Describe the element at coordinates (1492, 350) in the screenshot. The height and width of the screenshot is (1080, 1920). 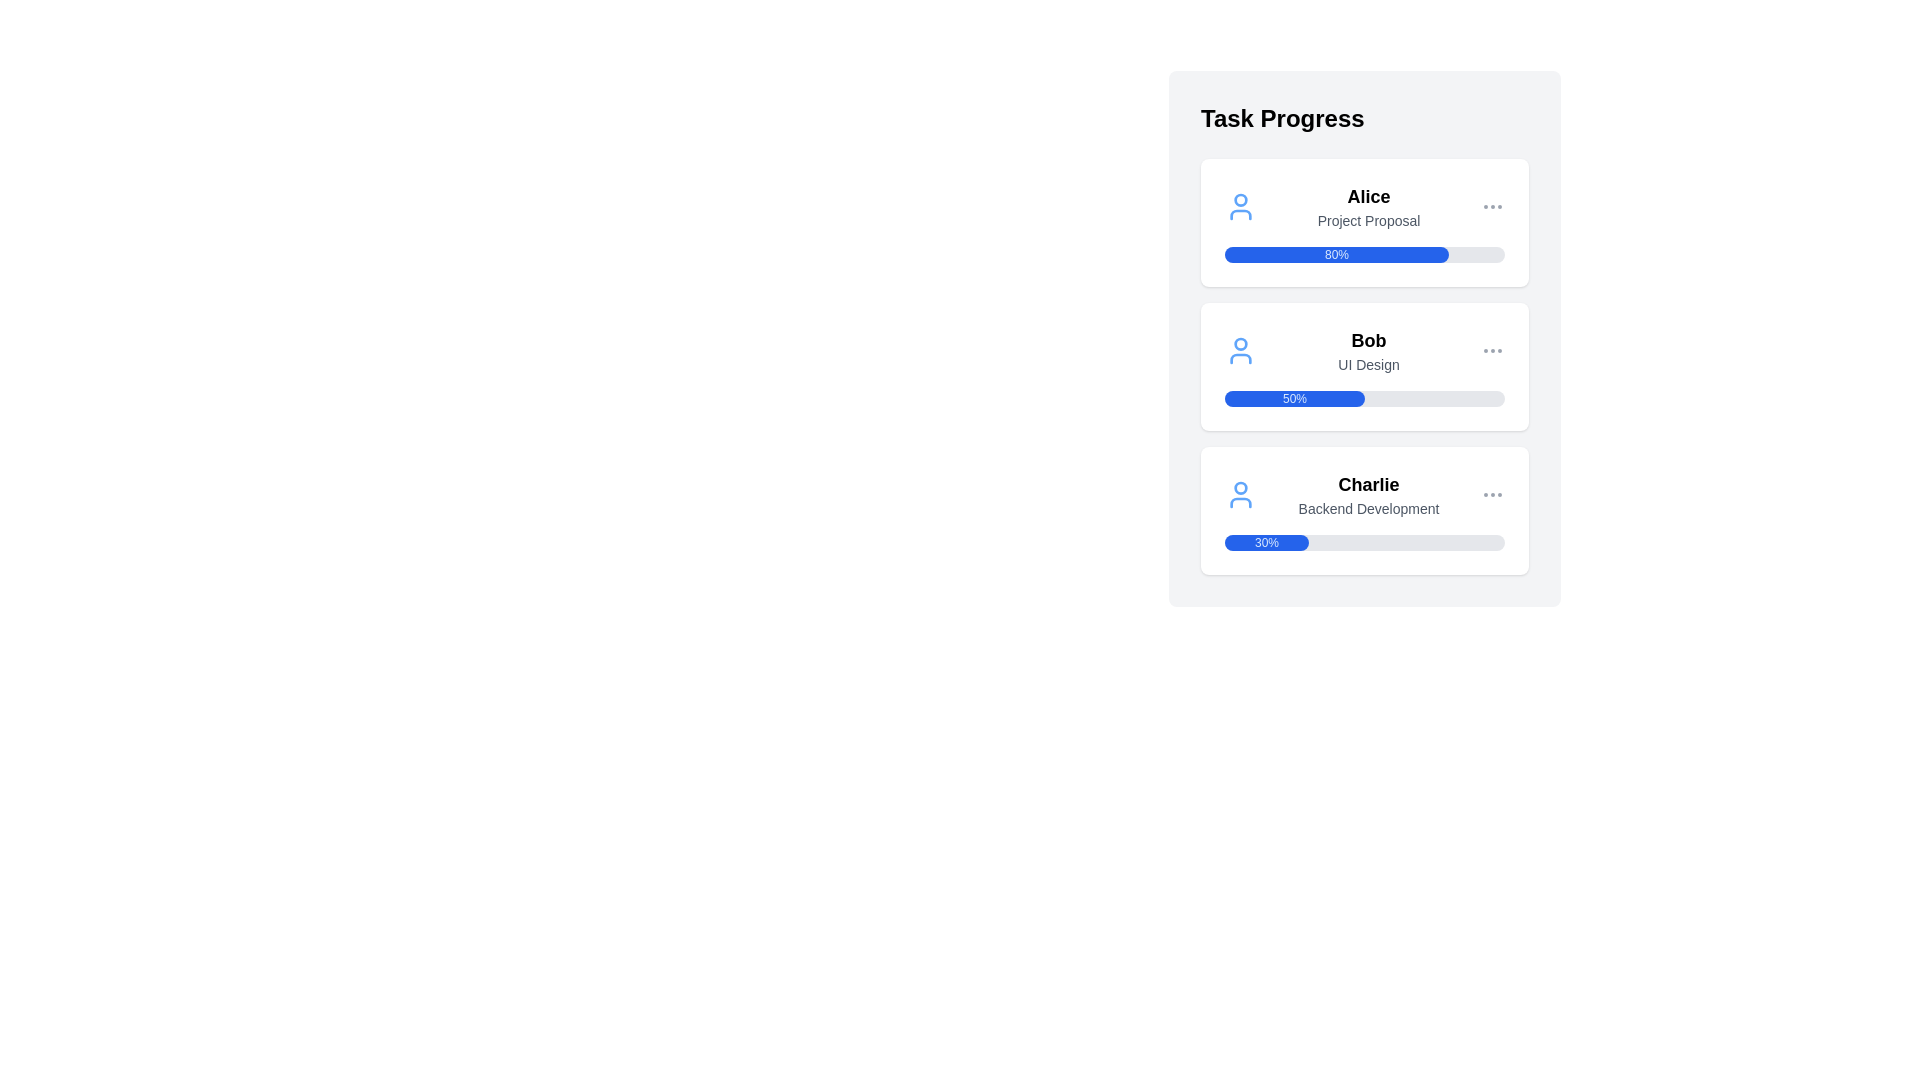
I see `the center dot of the ellipsis icon located on the right-hand side of the segment labeled 'Bob UI Design'` at that location.